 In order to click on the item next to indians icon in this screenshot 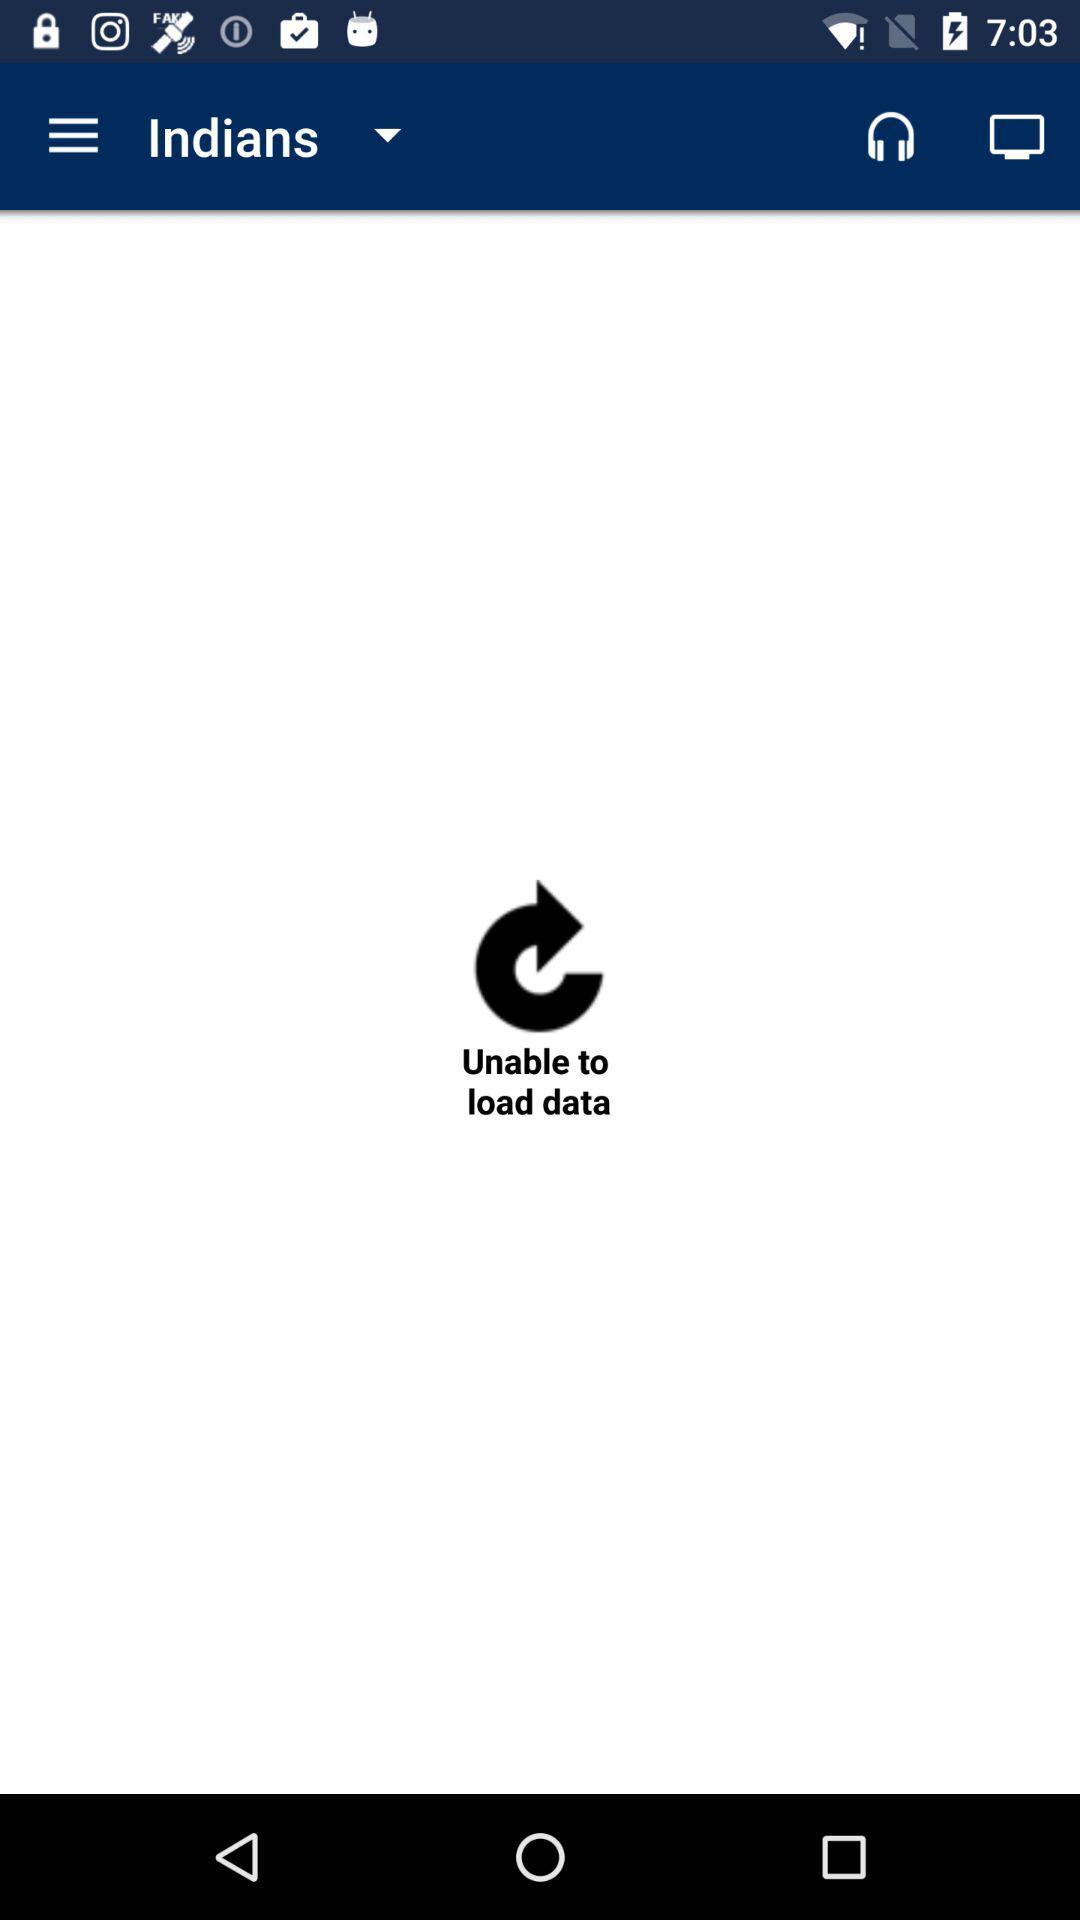, I will do `click(72, 135)`.